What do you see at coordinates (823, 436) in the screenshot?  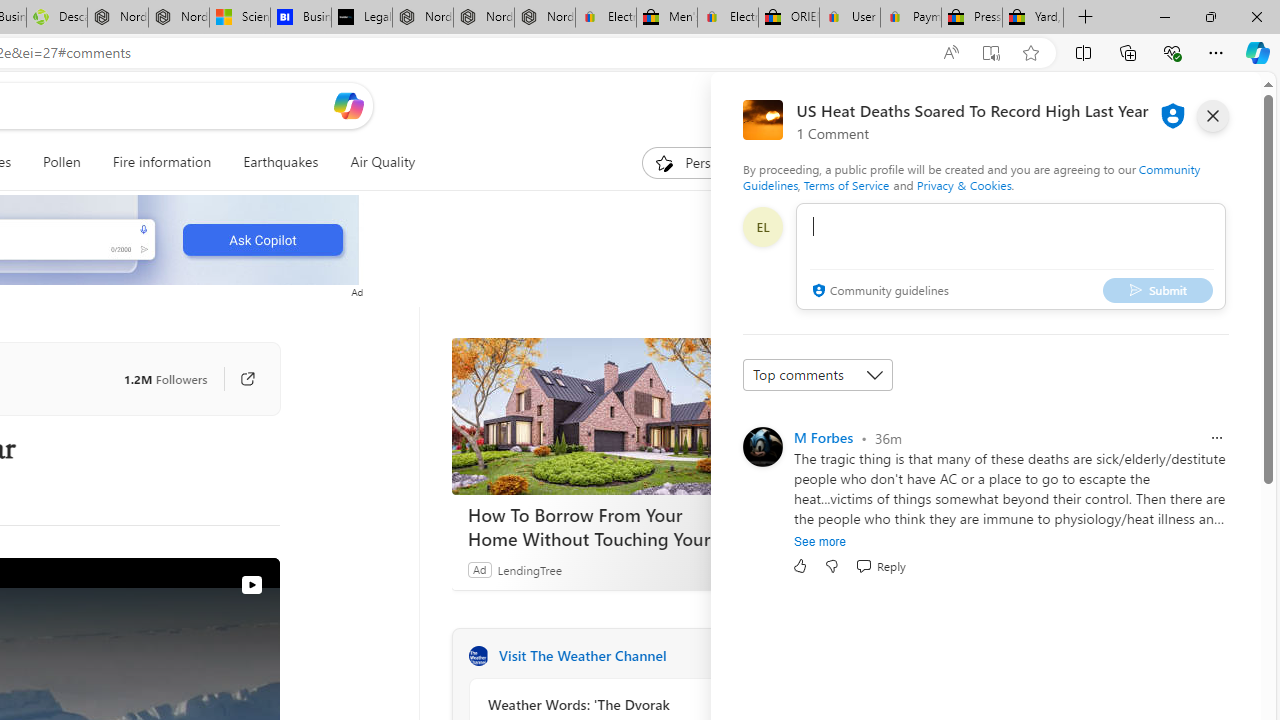 I see `'M Forbes'` at bounding box center [823, 436].